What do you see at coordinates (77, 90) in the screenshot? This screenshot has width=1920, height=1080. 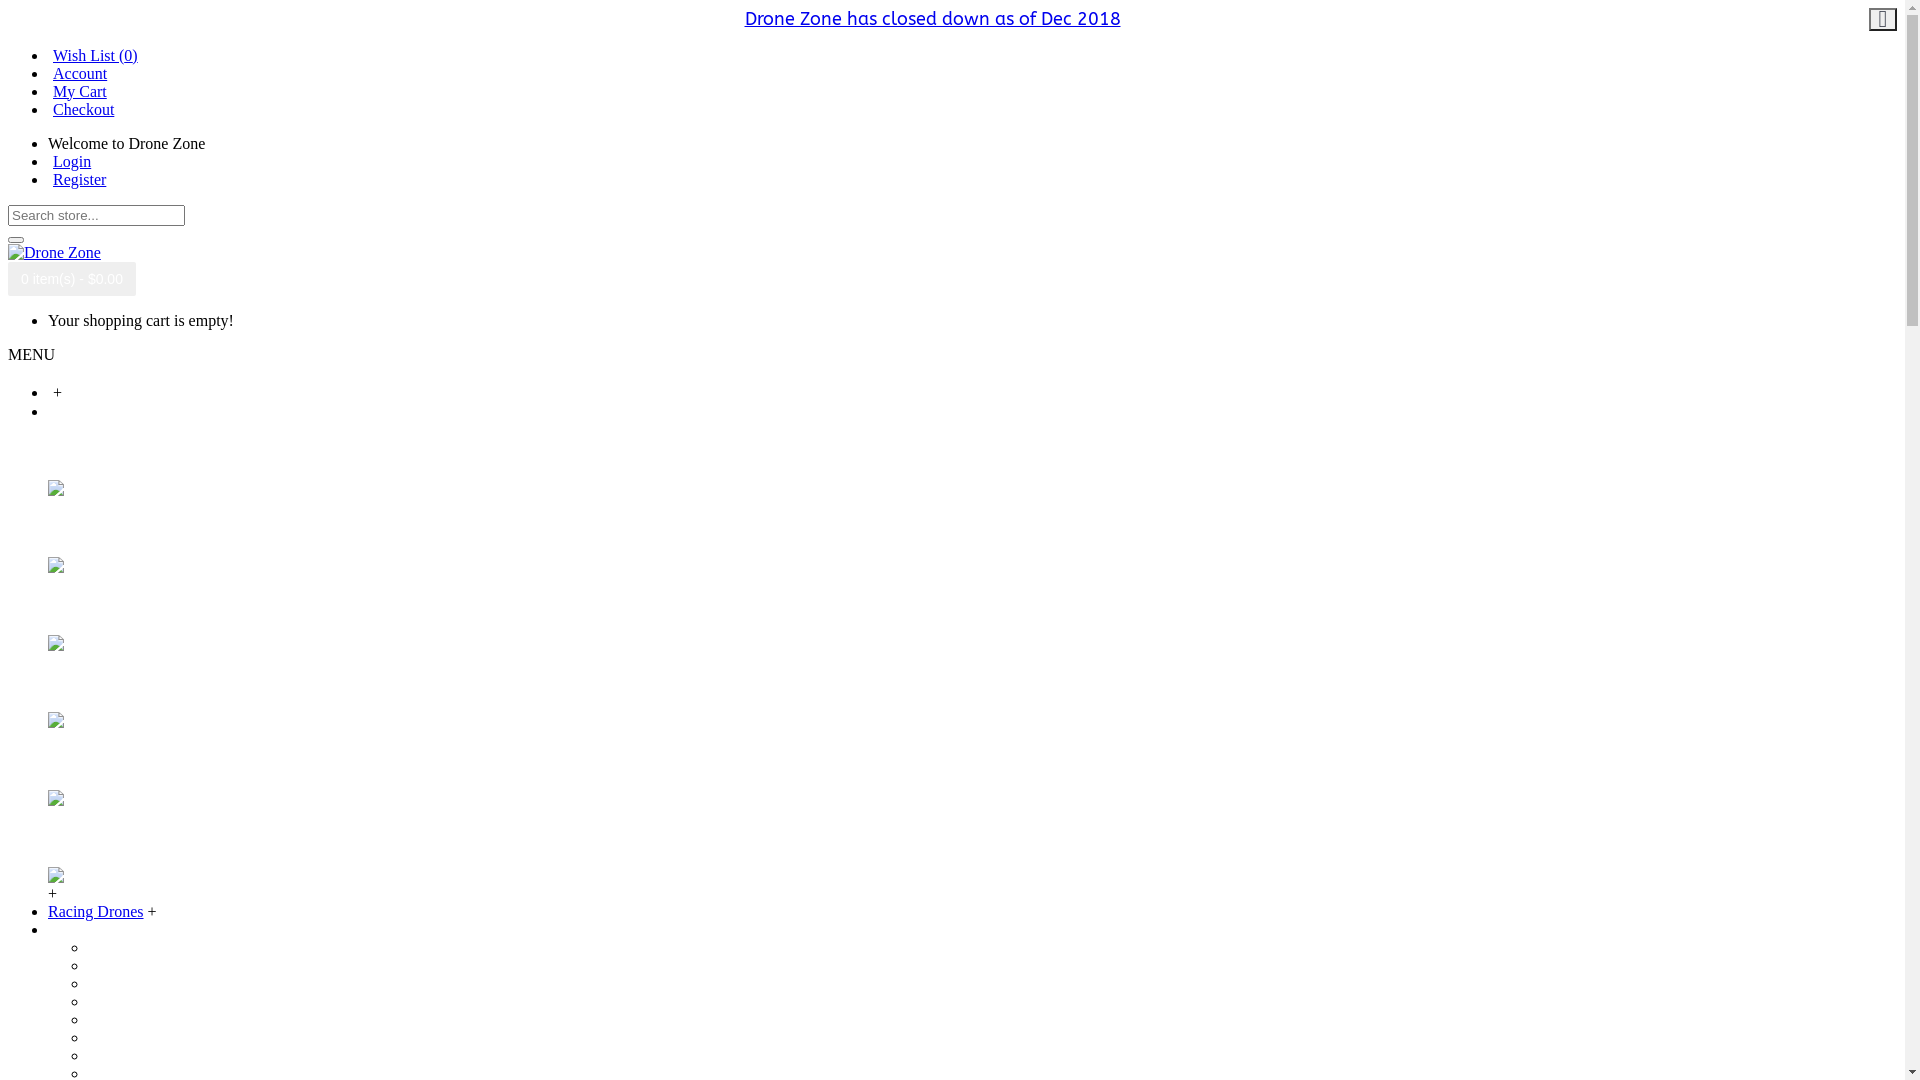 I see `'My Cart'` at bounding box center [77, 90].